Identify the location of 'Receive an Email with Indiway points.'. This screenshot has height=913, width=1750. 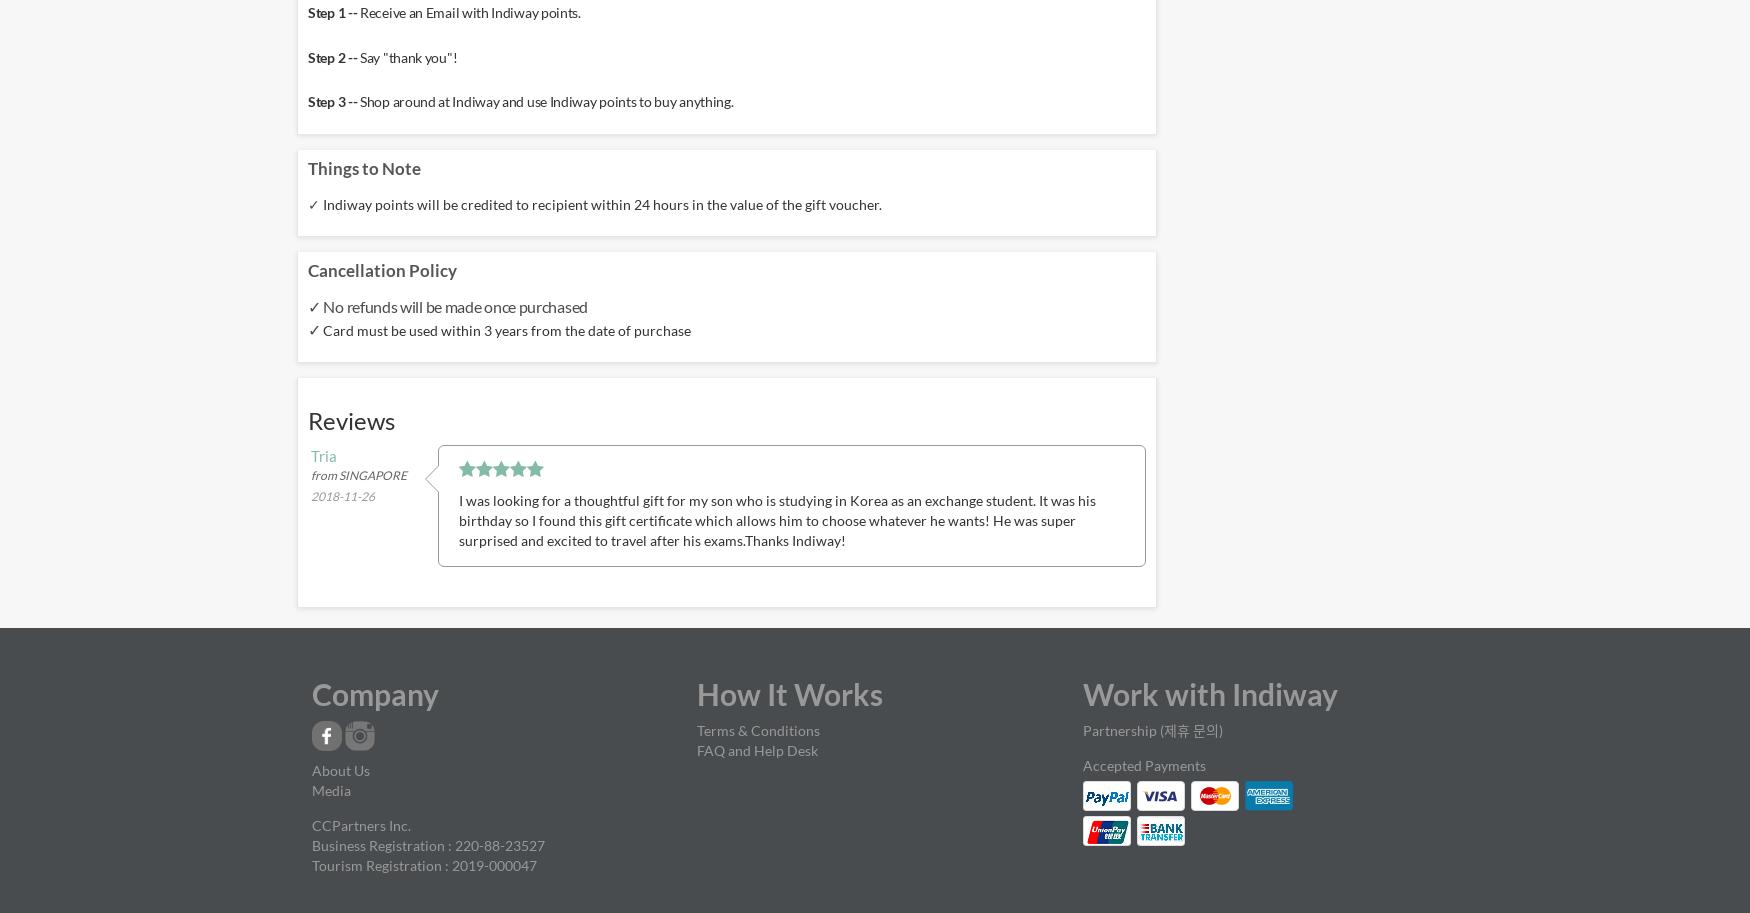
(471, 11).